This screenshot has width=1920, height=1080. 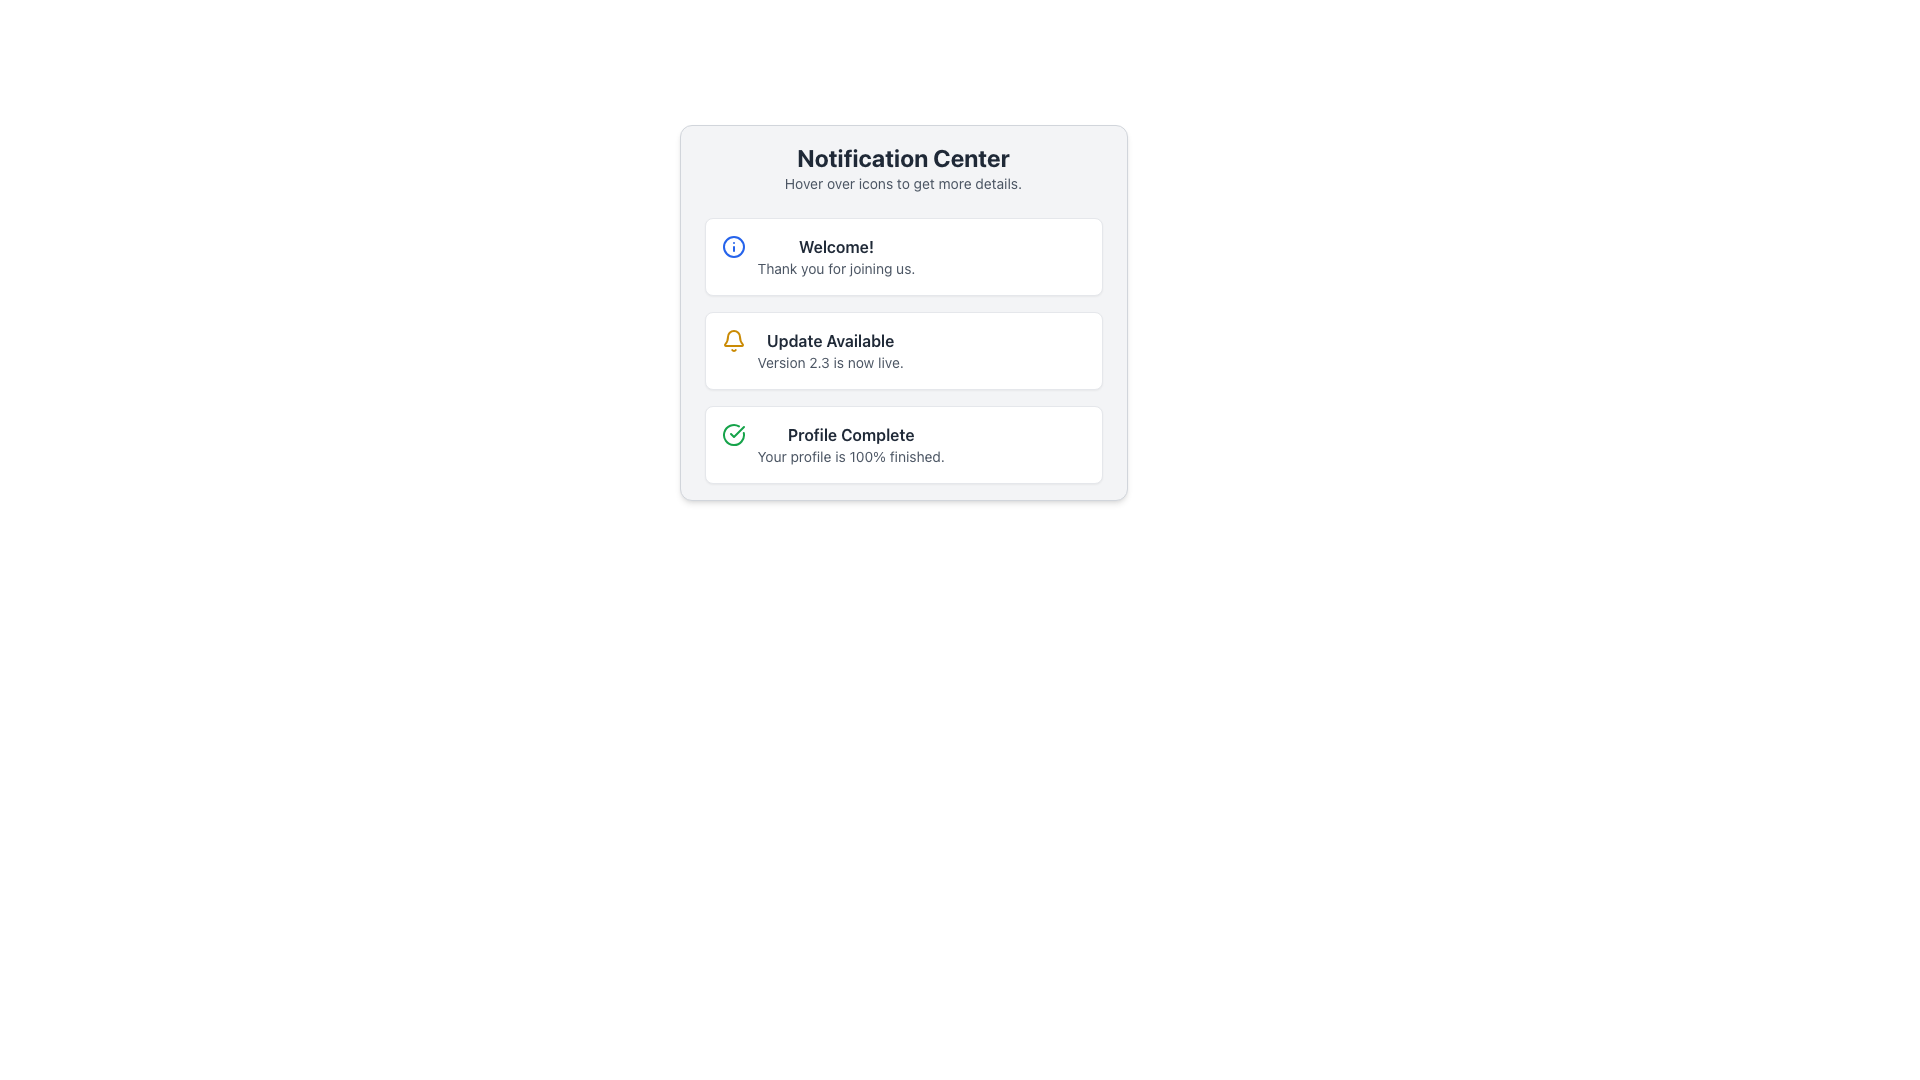 I want to click on the information icon located at the left side of the first notification card that includes the title 'Welcome!' and subtitle 'Thank you for joining us.', so click(x=732, y=245).